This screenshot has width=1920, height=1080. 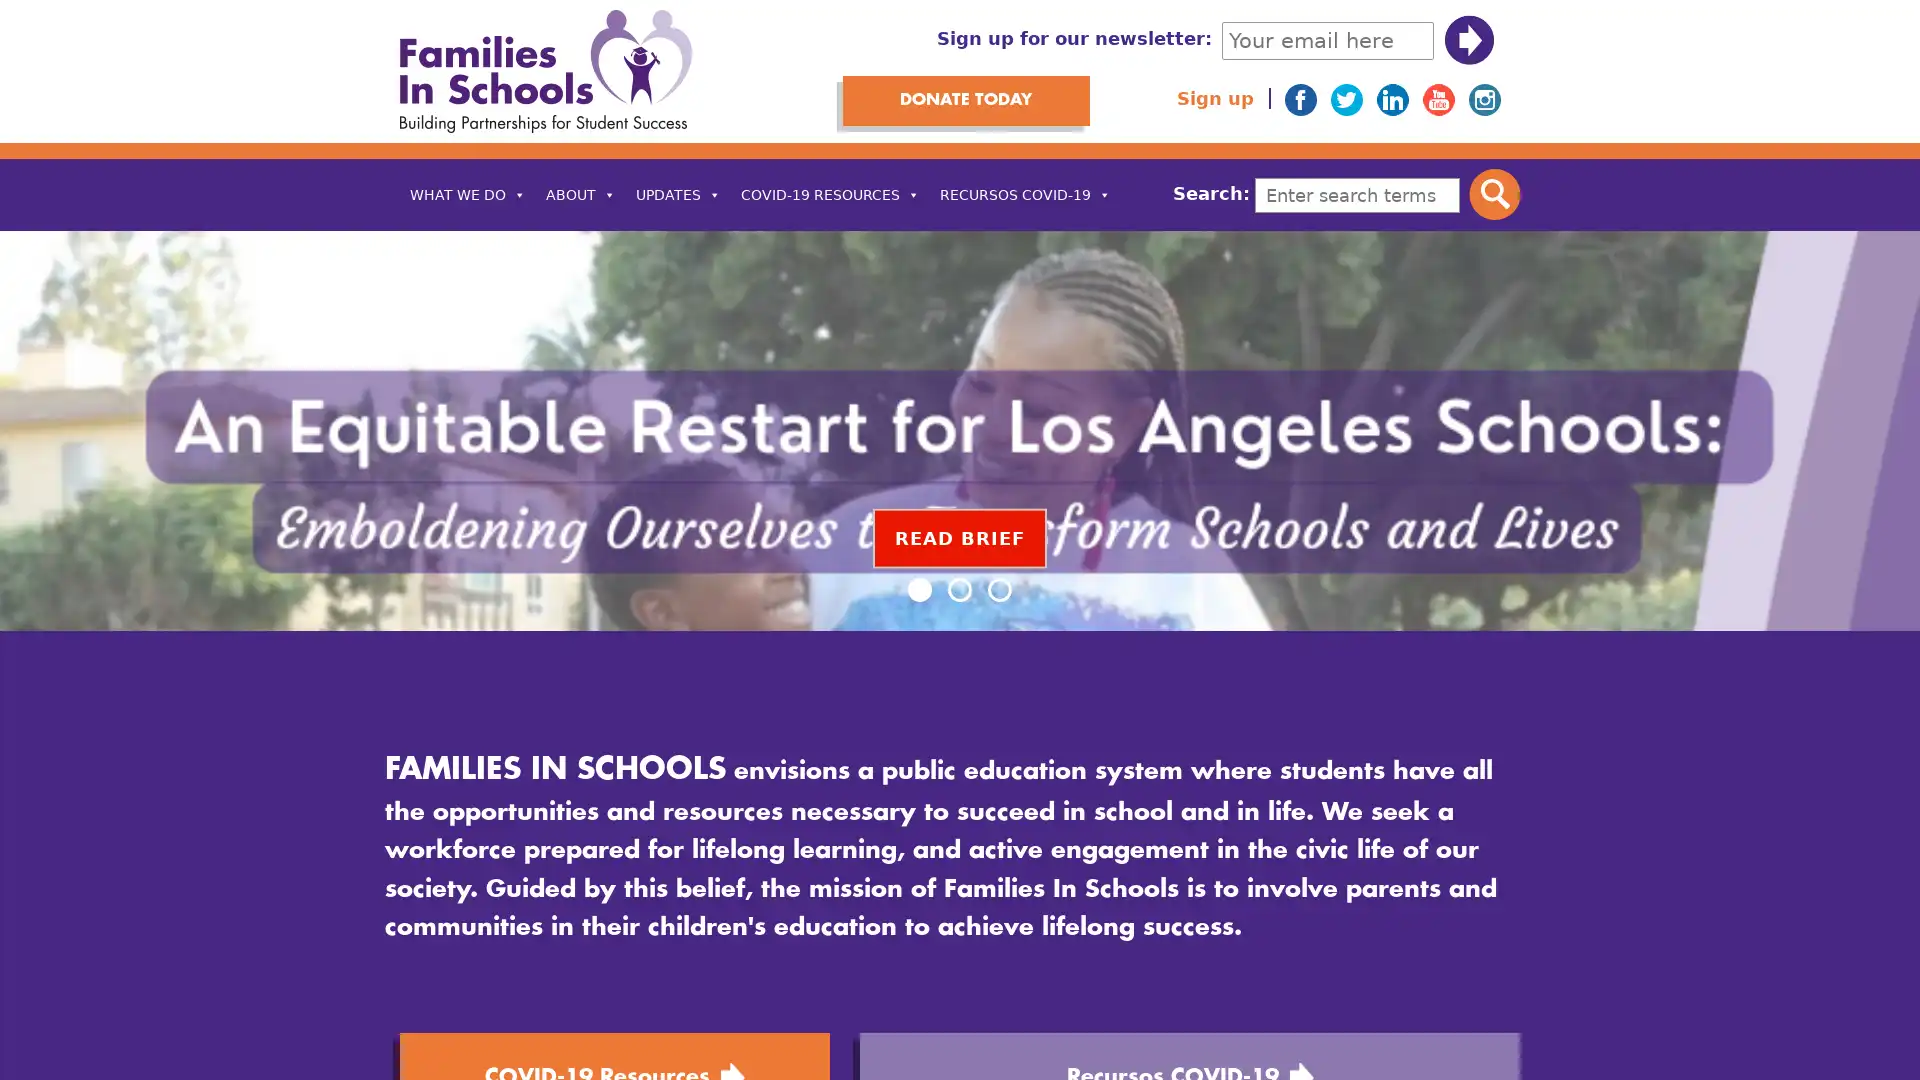 What do you see at coordinates (1468, 40) in the screenshot?
I see `SUBMIT` at bounding box center [1468, 40].